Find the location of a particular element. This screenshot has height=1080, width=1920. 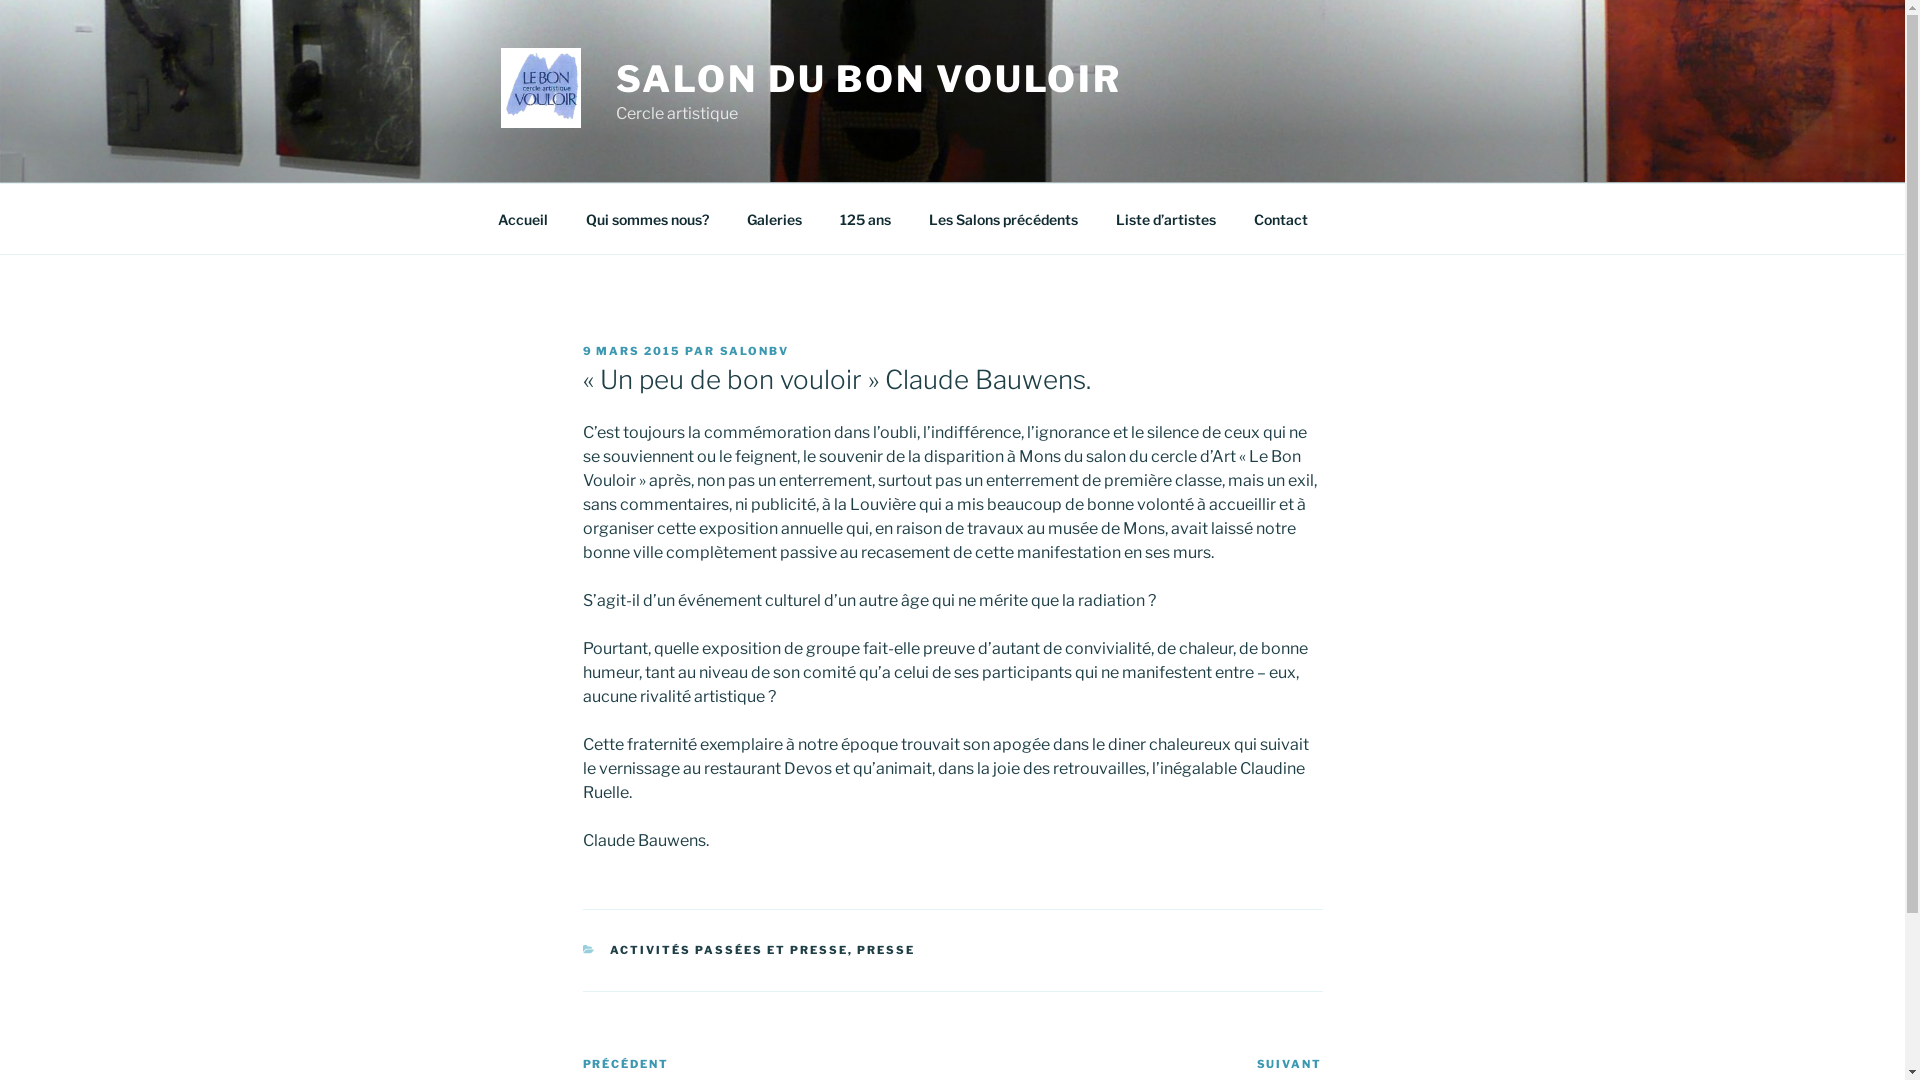

'SALONBV' is located at coordinates (753, 350).